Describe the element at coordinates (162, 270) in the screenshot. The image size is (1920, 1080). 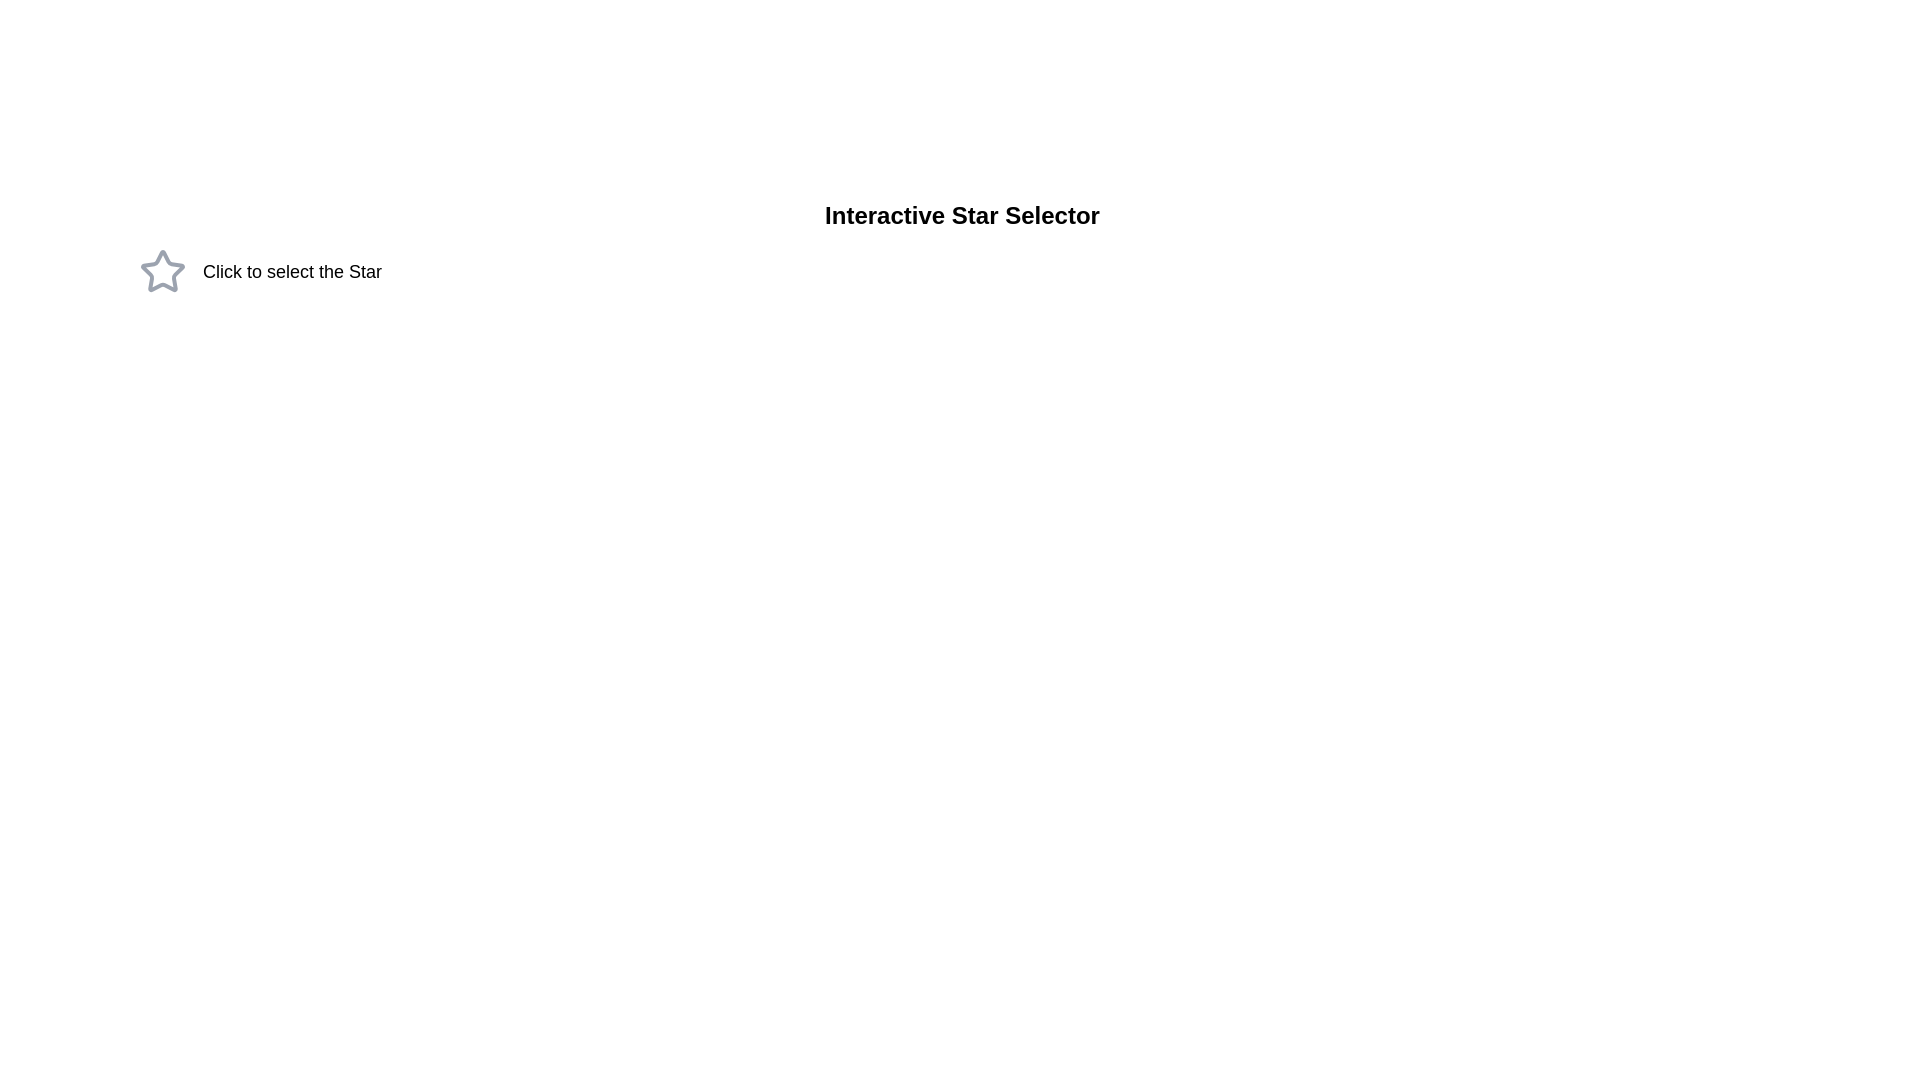
I see `the star-shaped icon with a gray outline located next to the text 'Click` at that location.